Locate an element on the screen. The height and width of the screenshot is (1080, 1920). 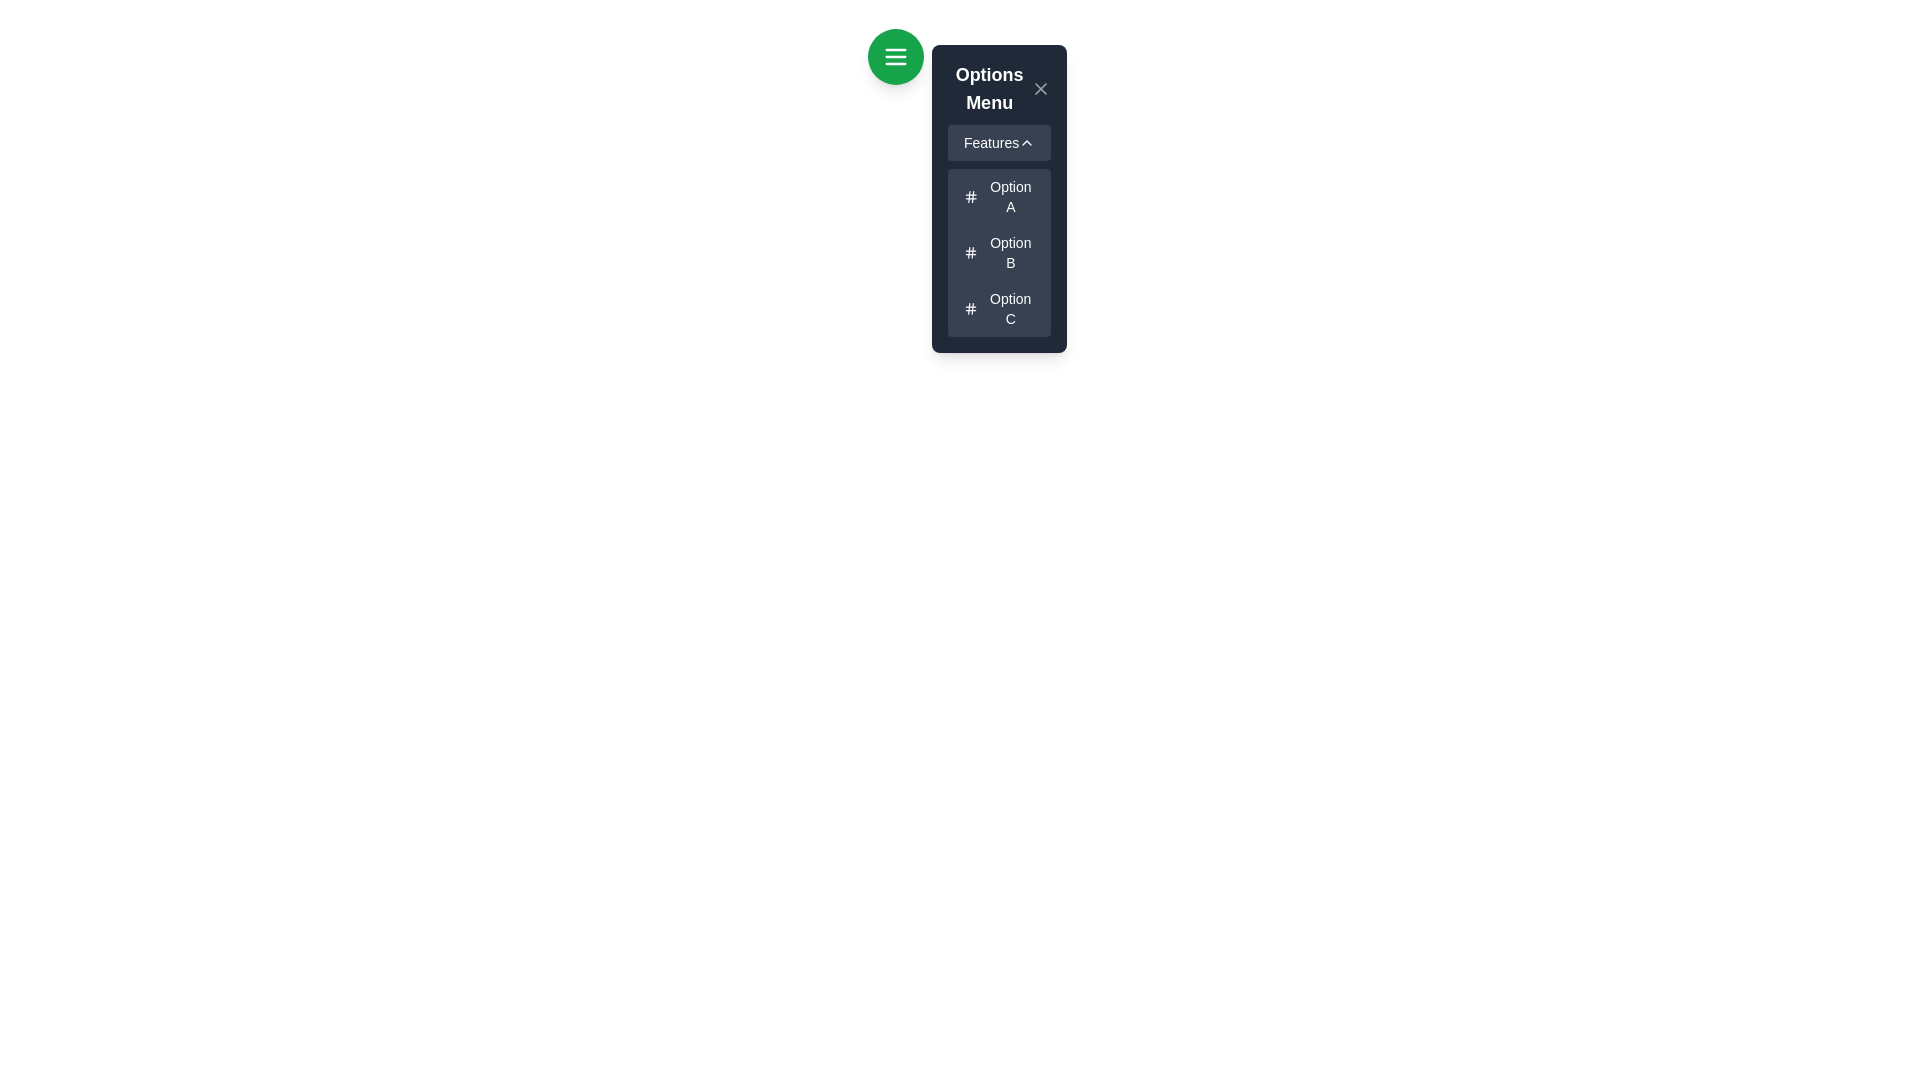
the hash '#' icon located to the left of the text 'Option B' in the vertical menu is located at coordinates (971, 252).